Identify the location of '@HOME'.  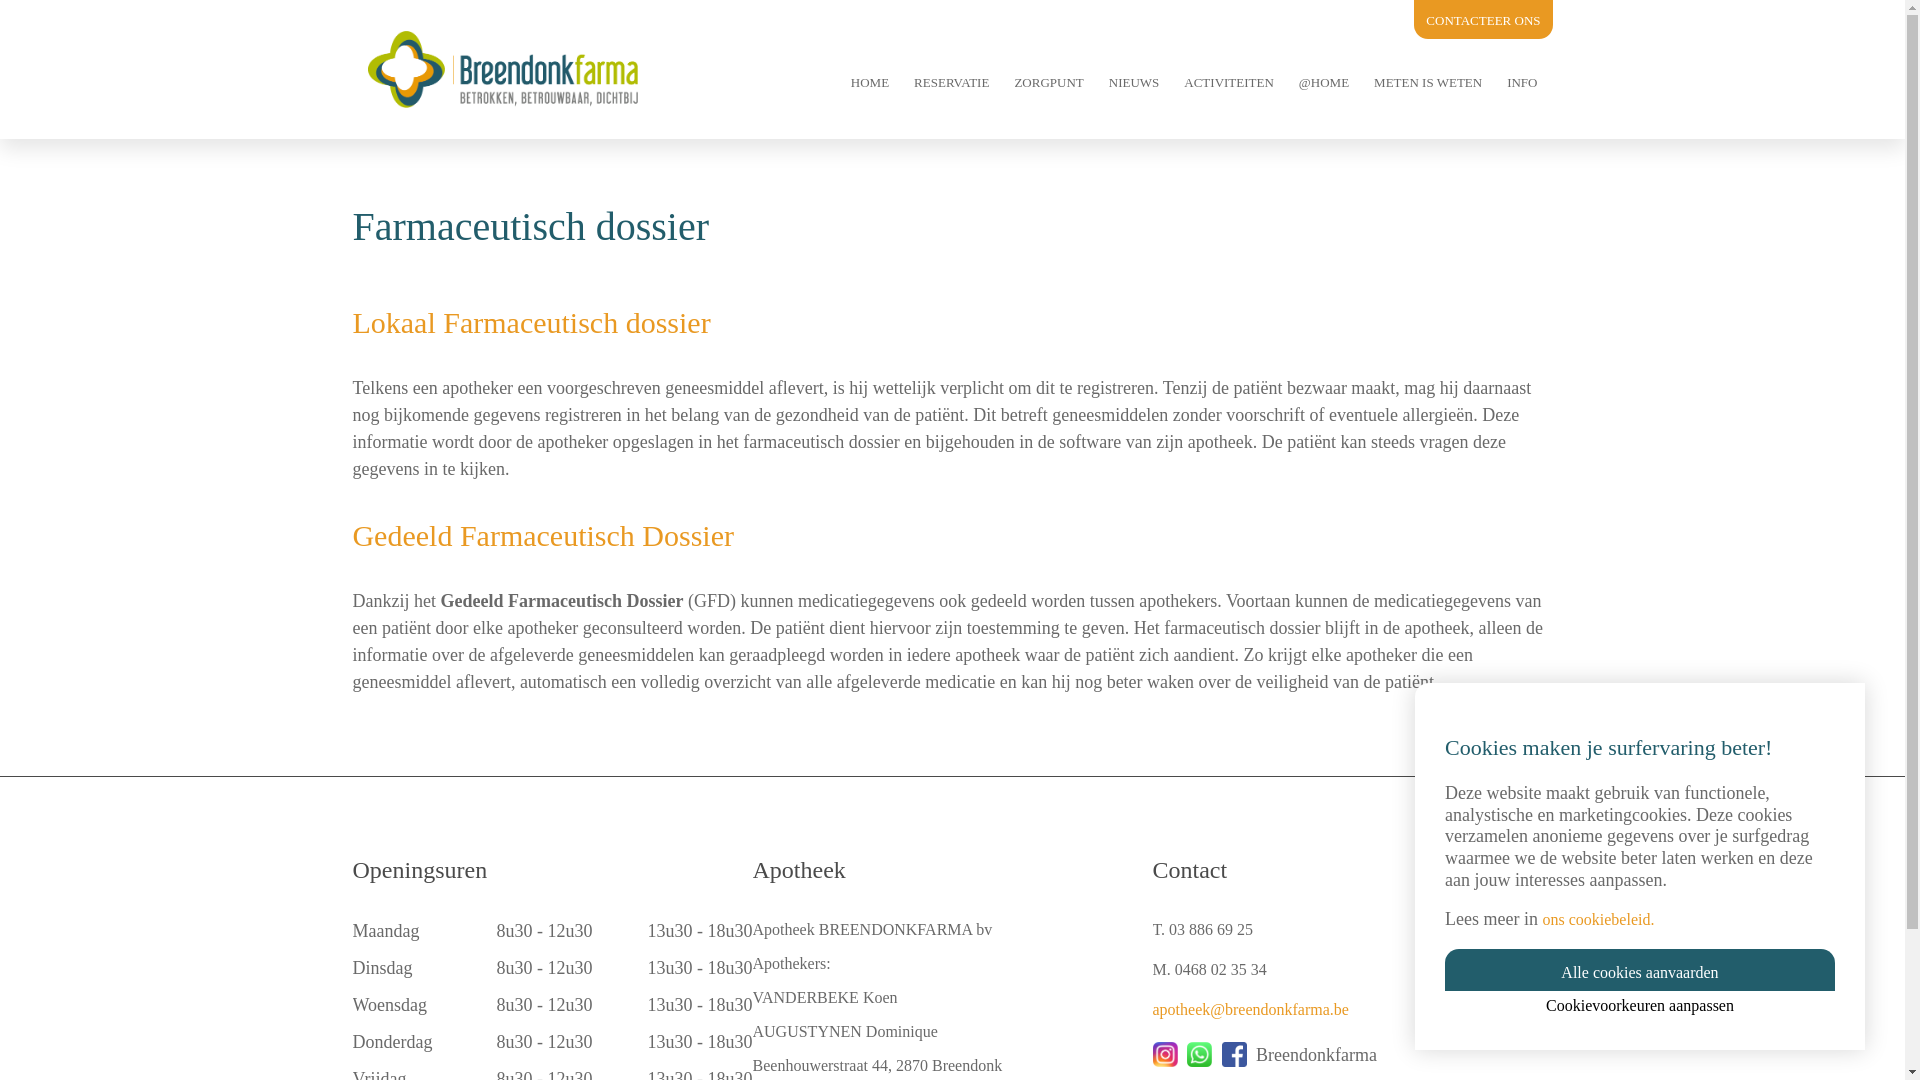
(1324, 80).